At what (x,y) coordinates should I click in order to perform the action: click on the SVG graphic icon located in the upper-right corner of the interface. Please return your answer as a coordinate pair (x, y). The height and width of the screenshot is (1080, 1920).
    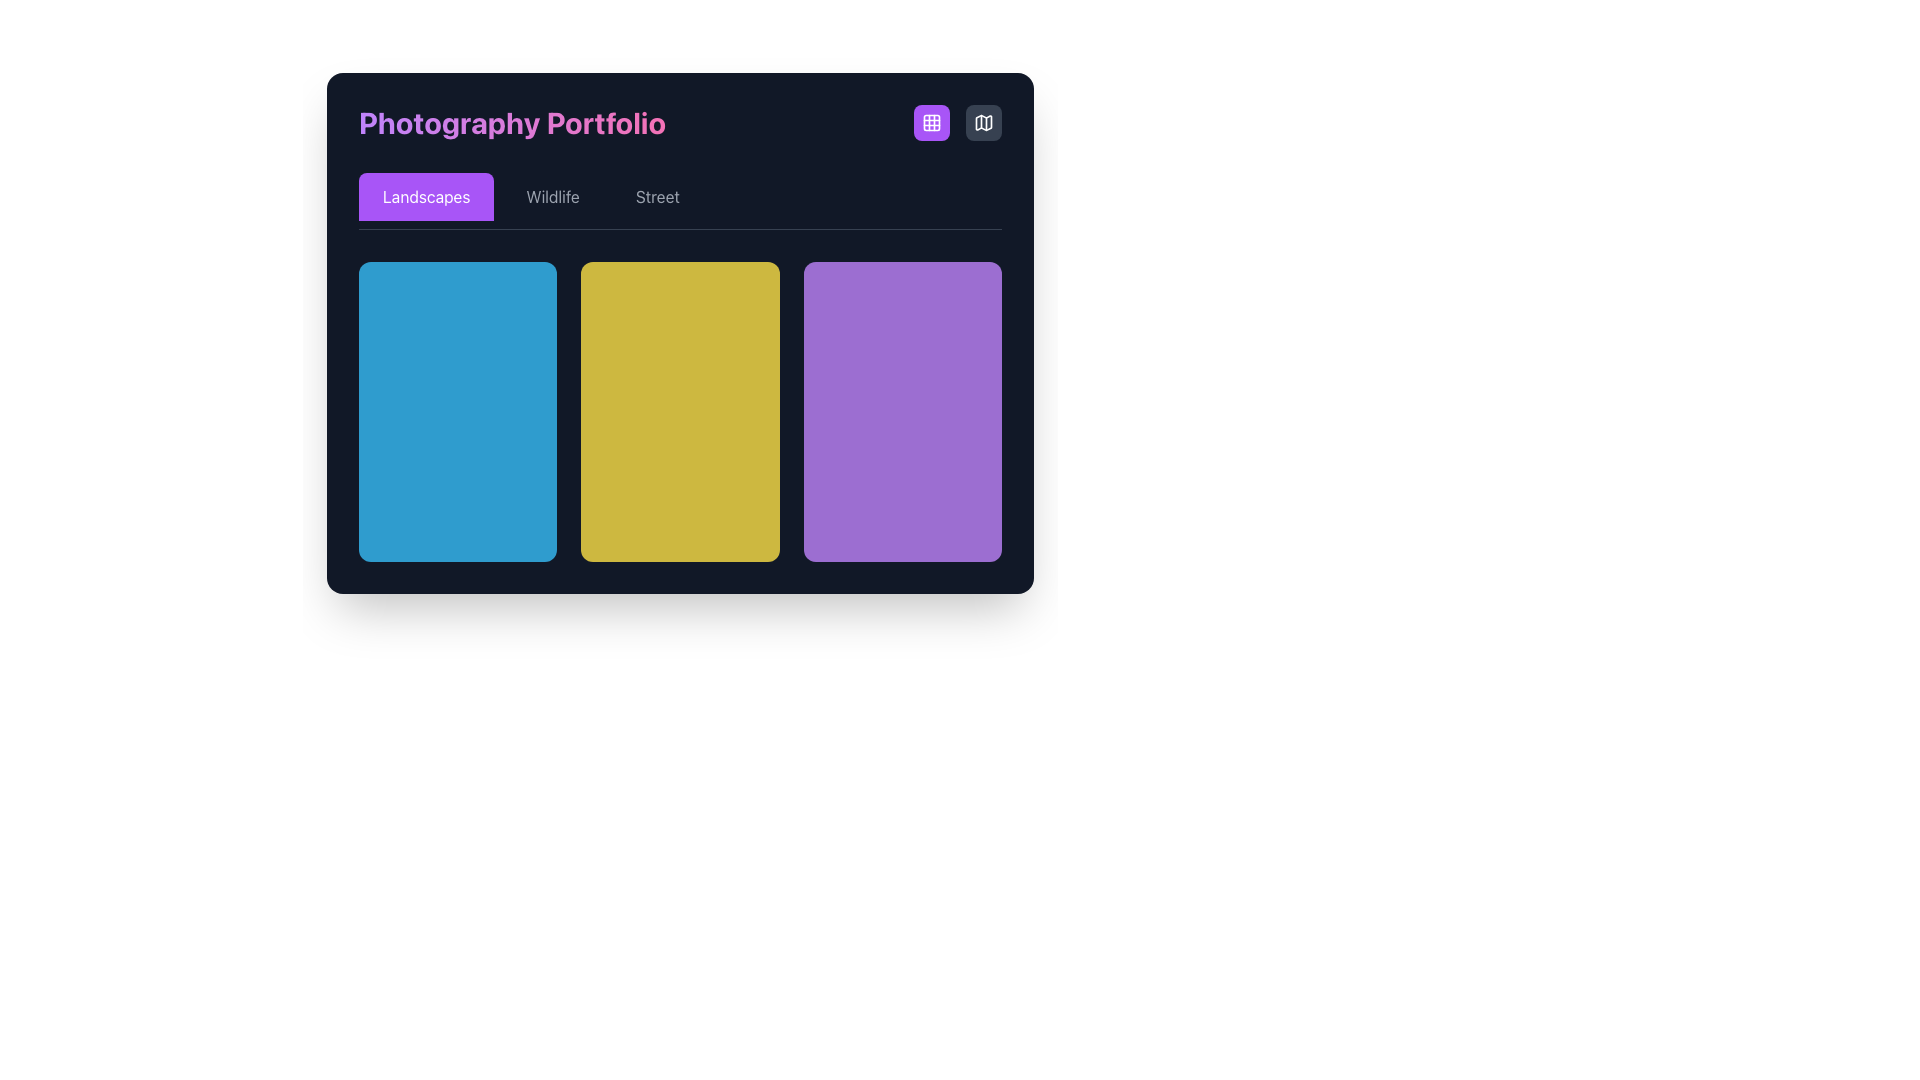
    Looking at the image, I should click on (983, 123).